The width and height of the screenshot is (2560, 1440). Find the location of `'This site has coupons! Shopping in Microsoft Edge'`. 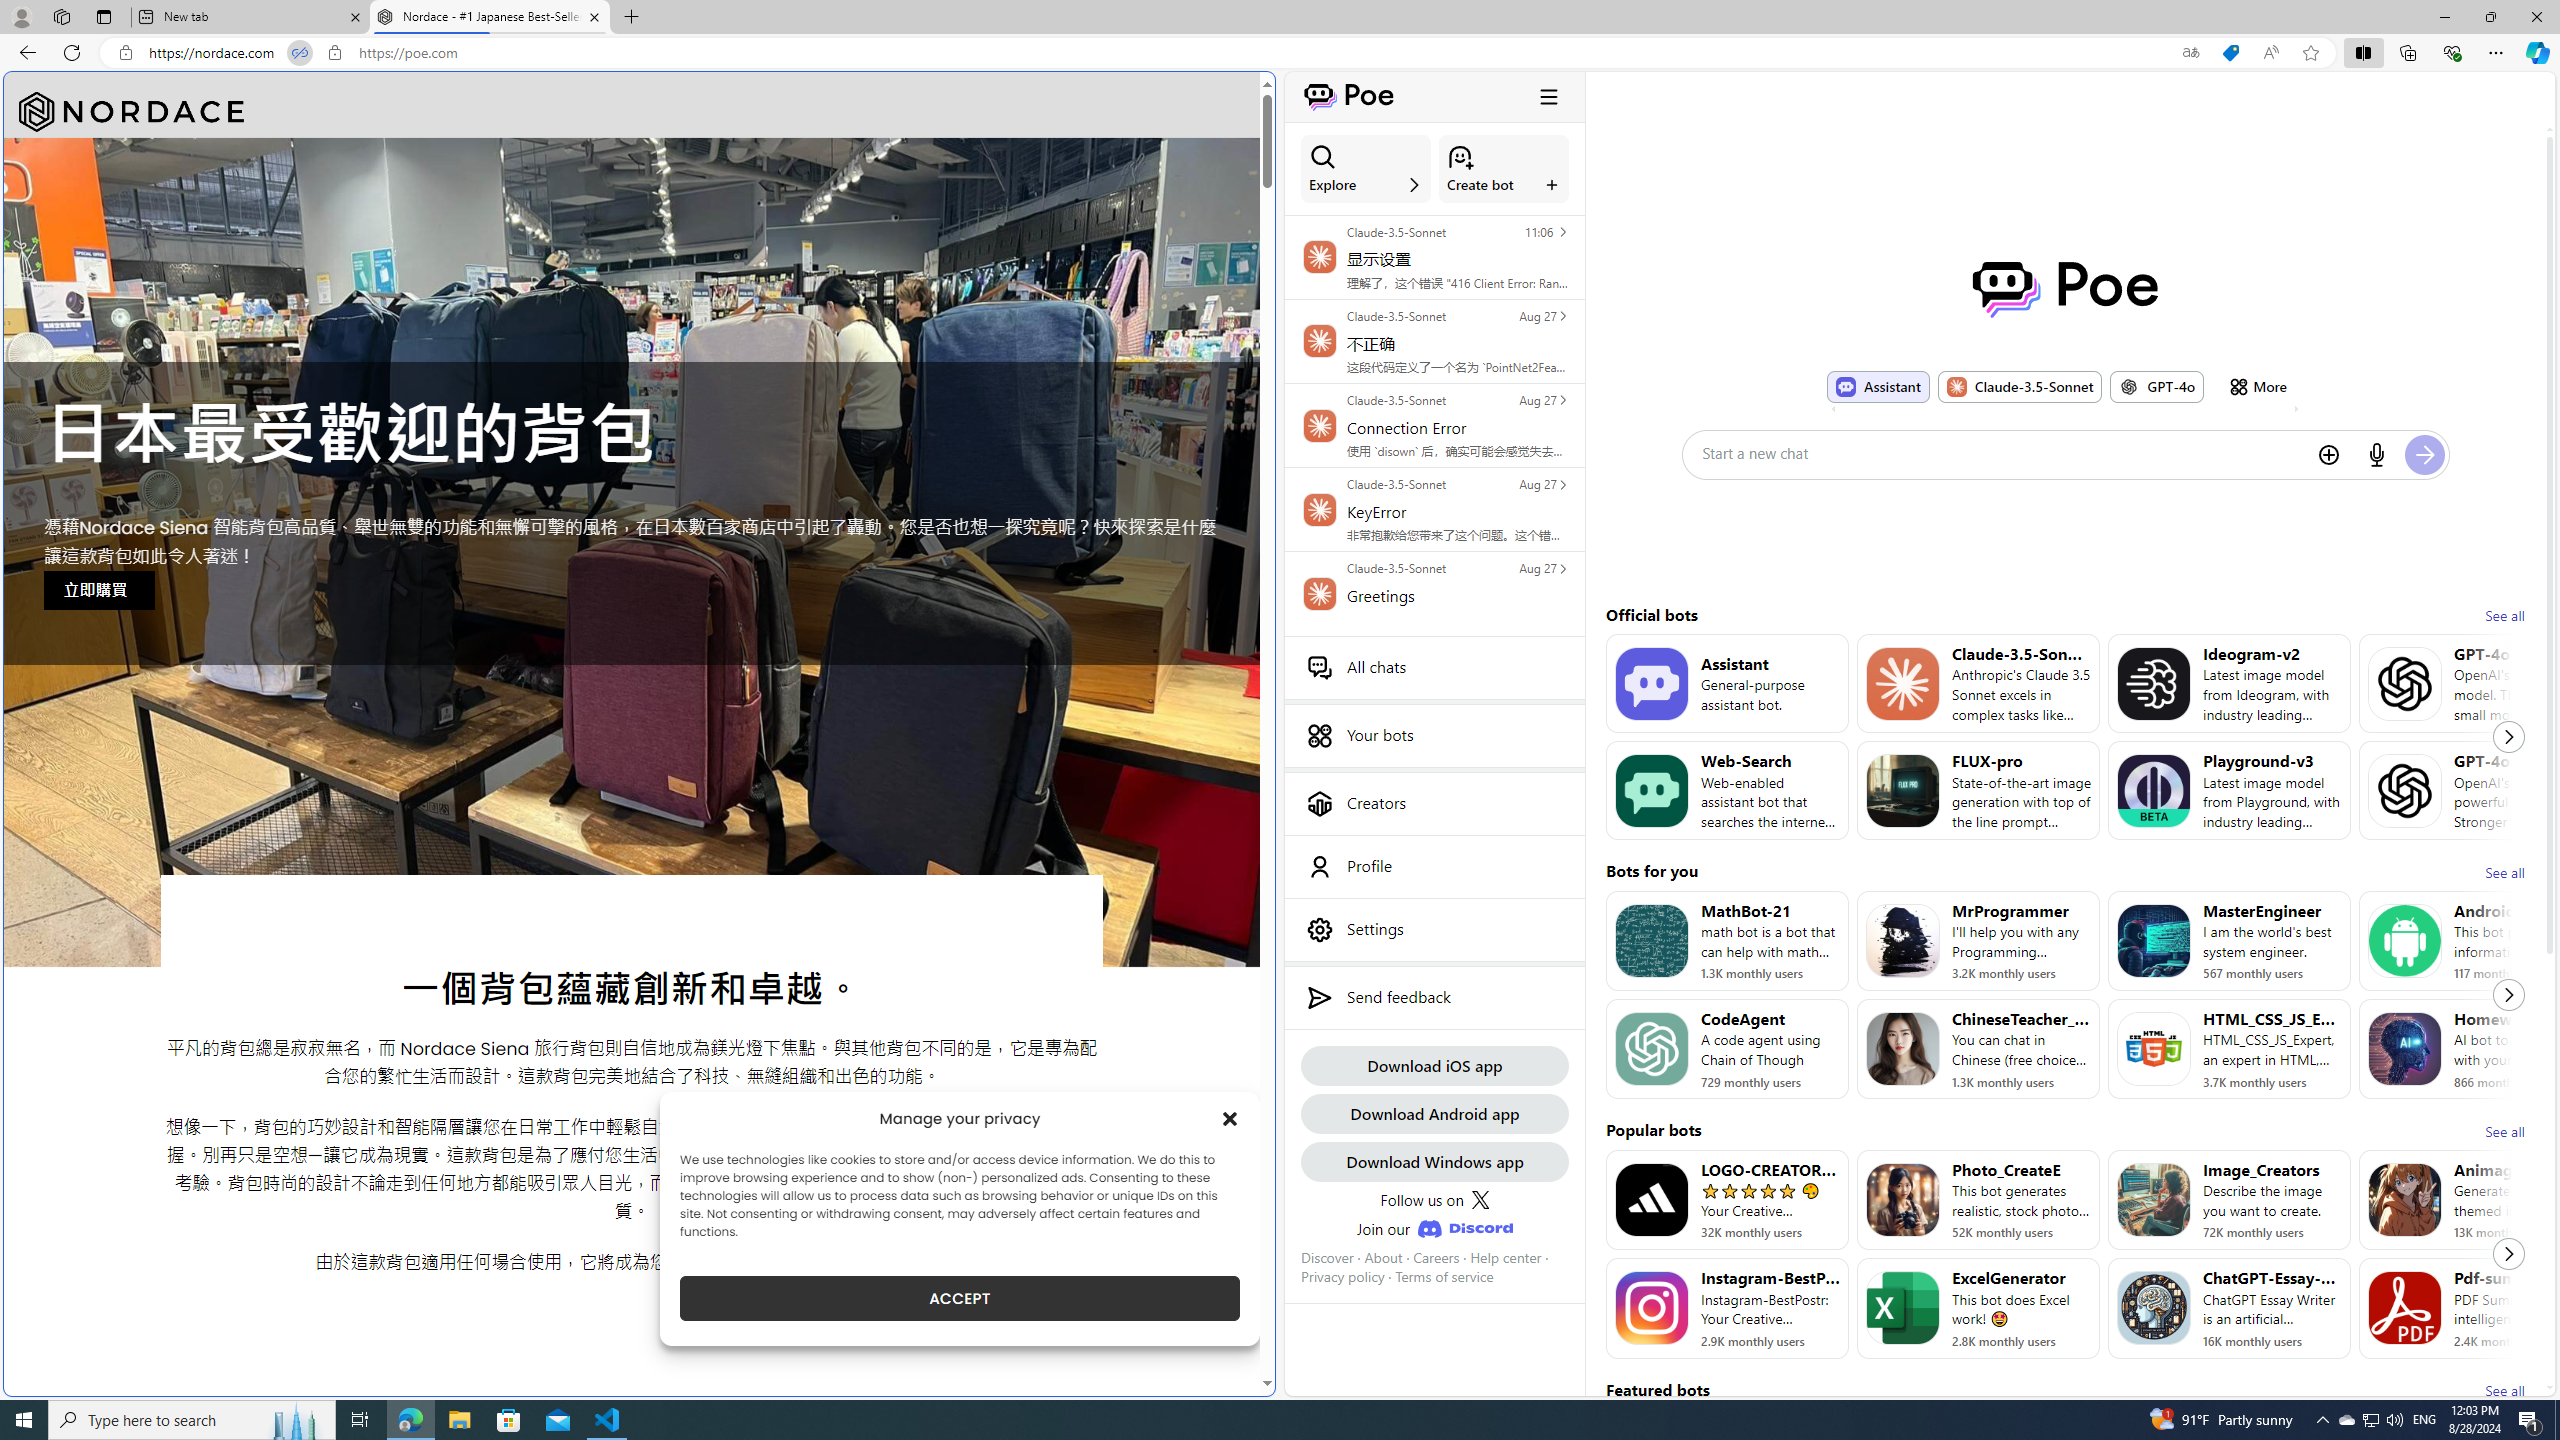

'This site has coupons! Shopping in Microsoft Edge' is located at coordinates (2230, 53).